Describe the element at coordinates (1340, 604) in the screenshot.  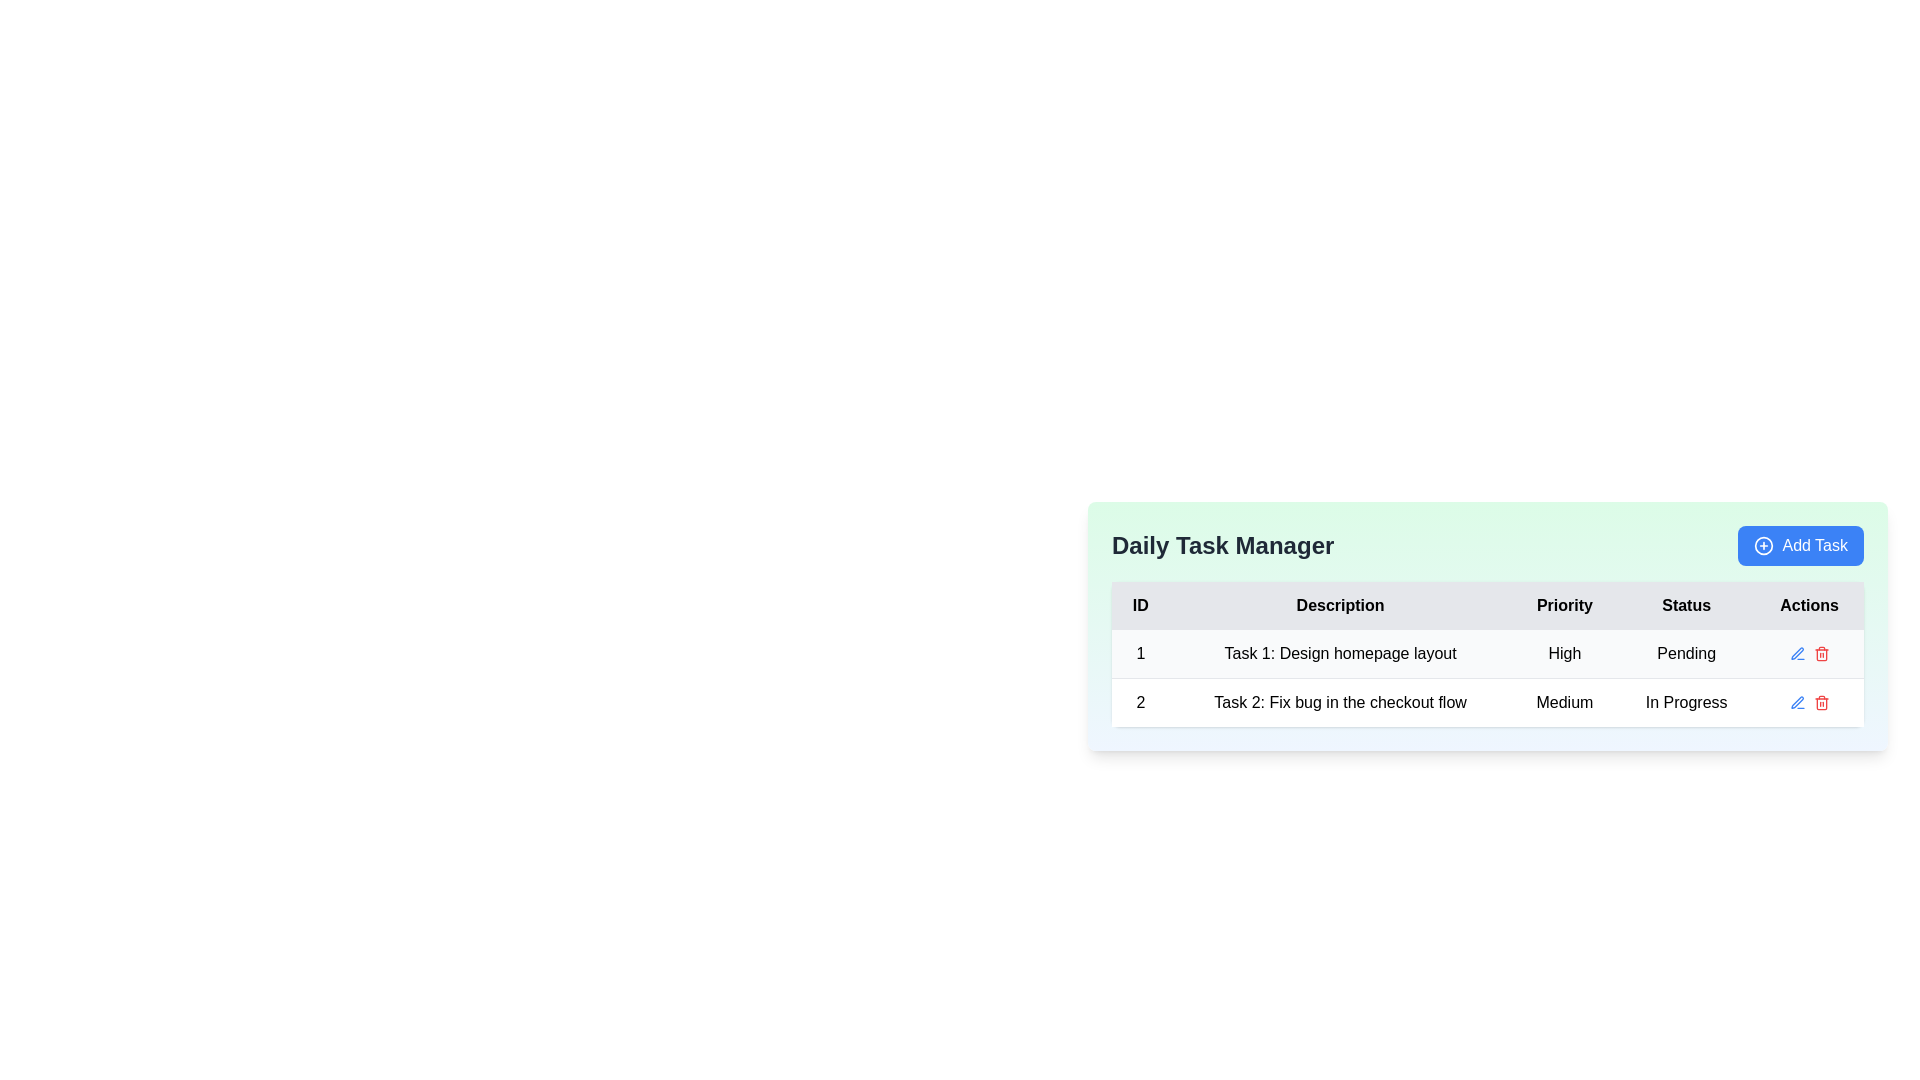
I see `the 'Description' column header in the table, which is the second column from the left, positioned between 'ID' and 'Priority'` at that location.